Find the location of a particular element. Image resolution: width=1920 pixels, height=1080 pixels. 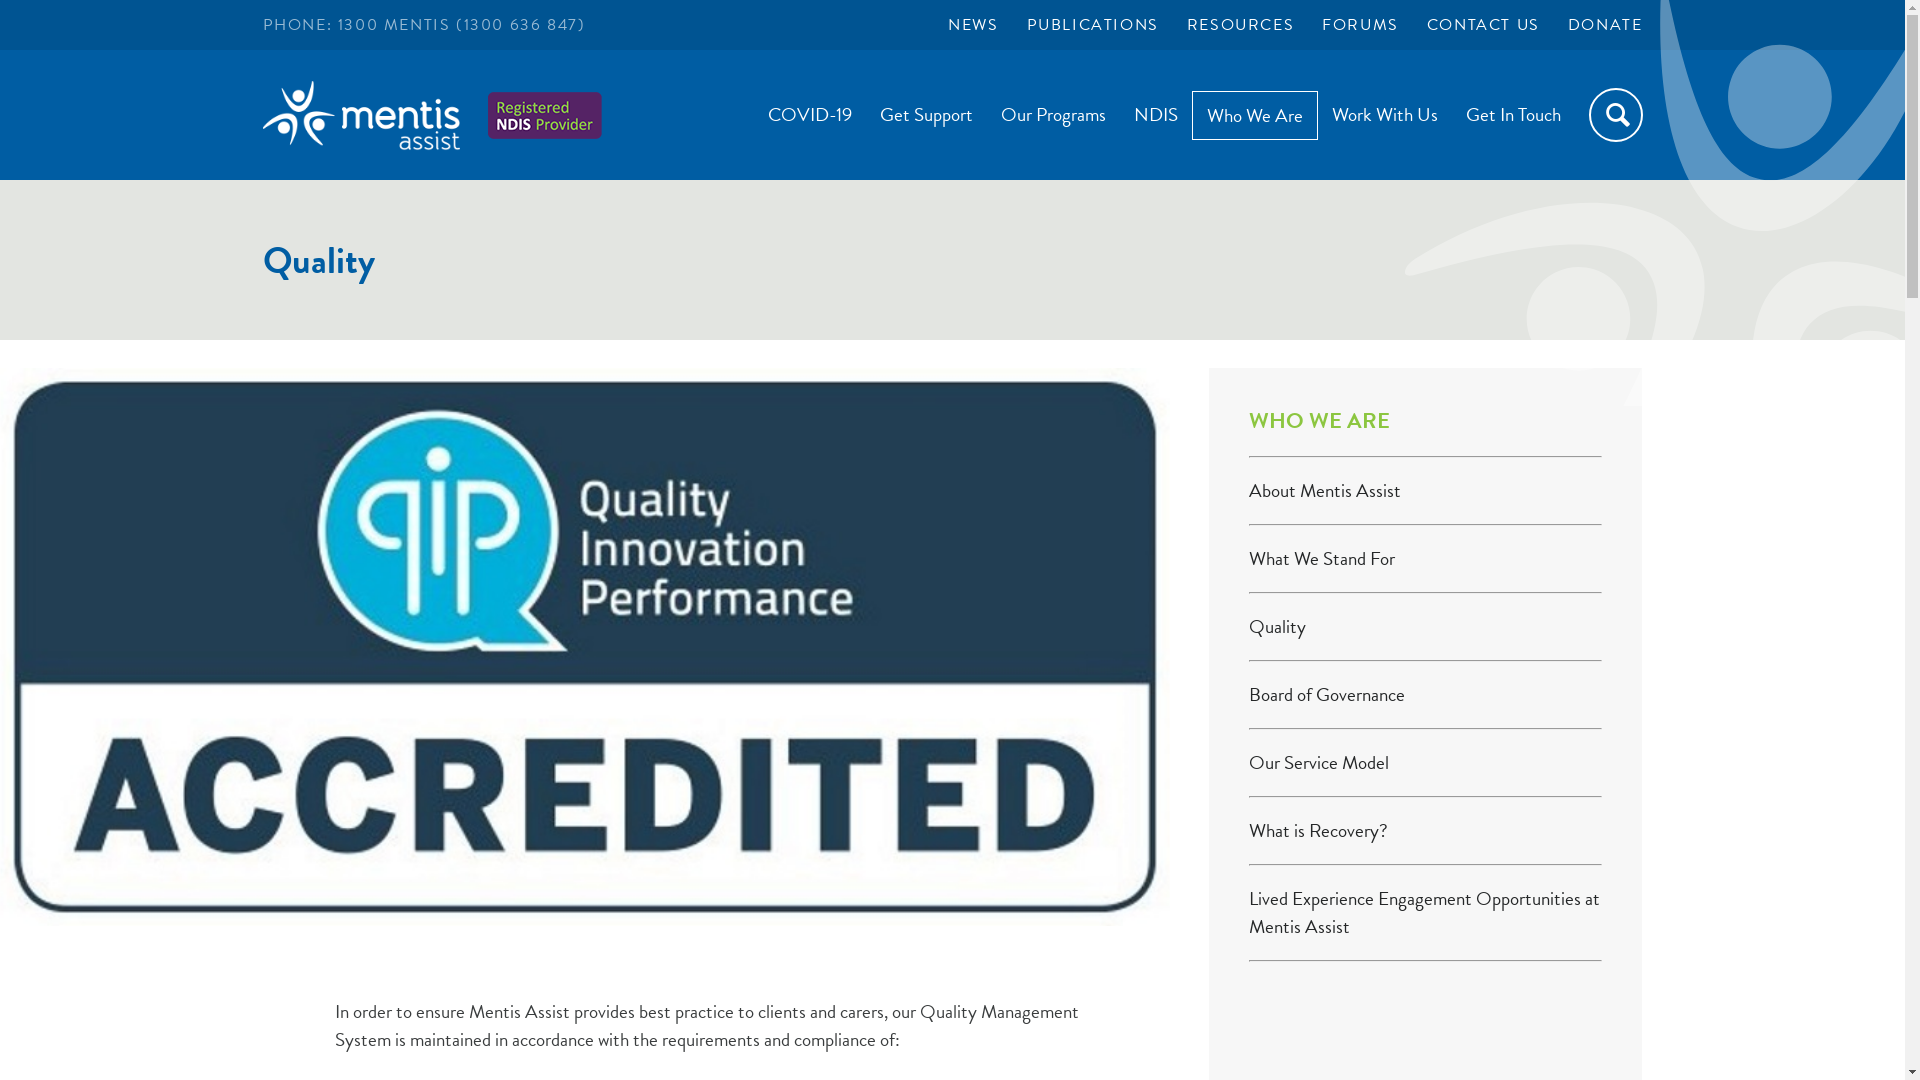

'NDIS' is located at coordinates (1156, 113).